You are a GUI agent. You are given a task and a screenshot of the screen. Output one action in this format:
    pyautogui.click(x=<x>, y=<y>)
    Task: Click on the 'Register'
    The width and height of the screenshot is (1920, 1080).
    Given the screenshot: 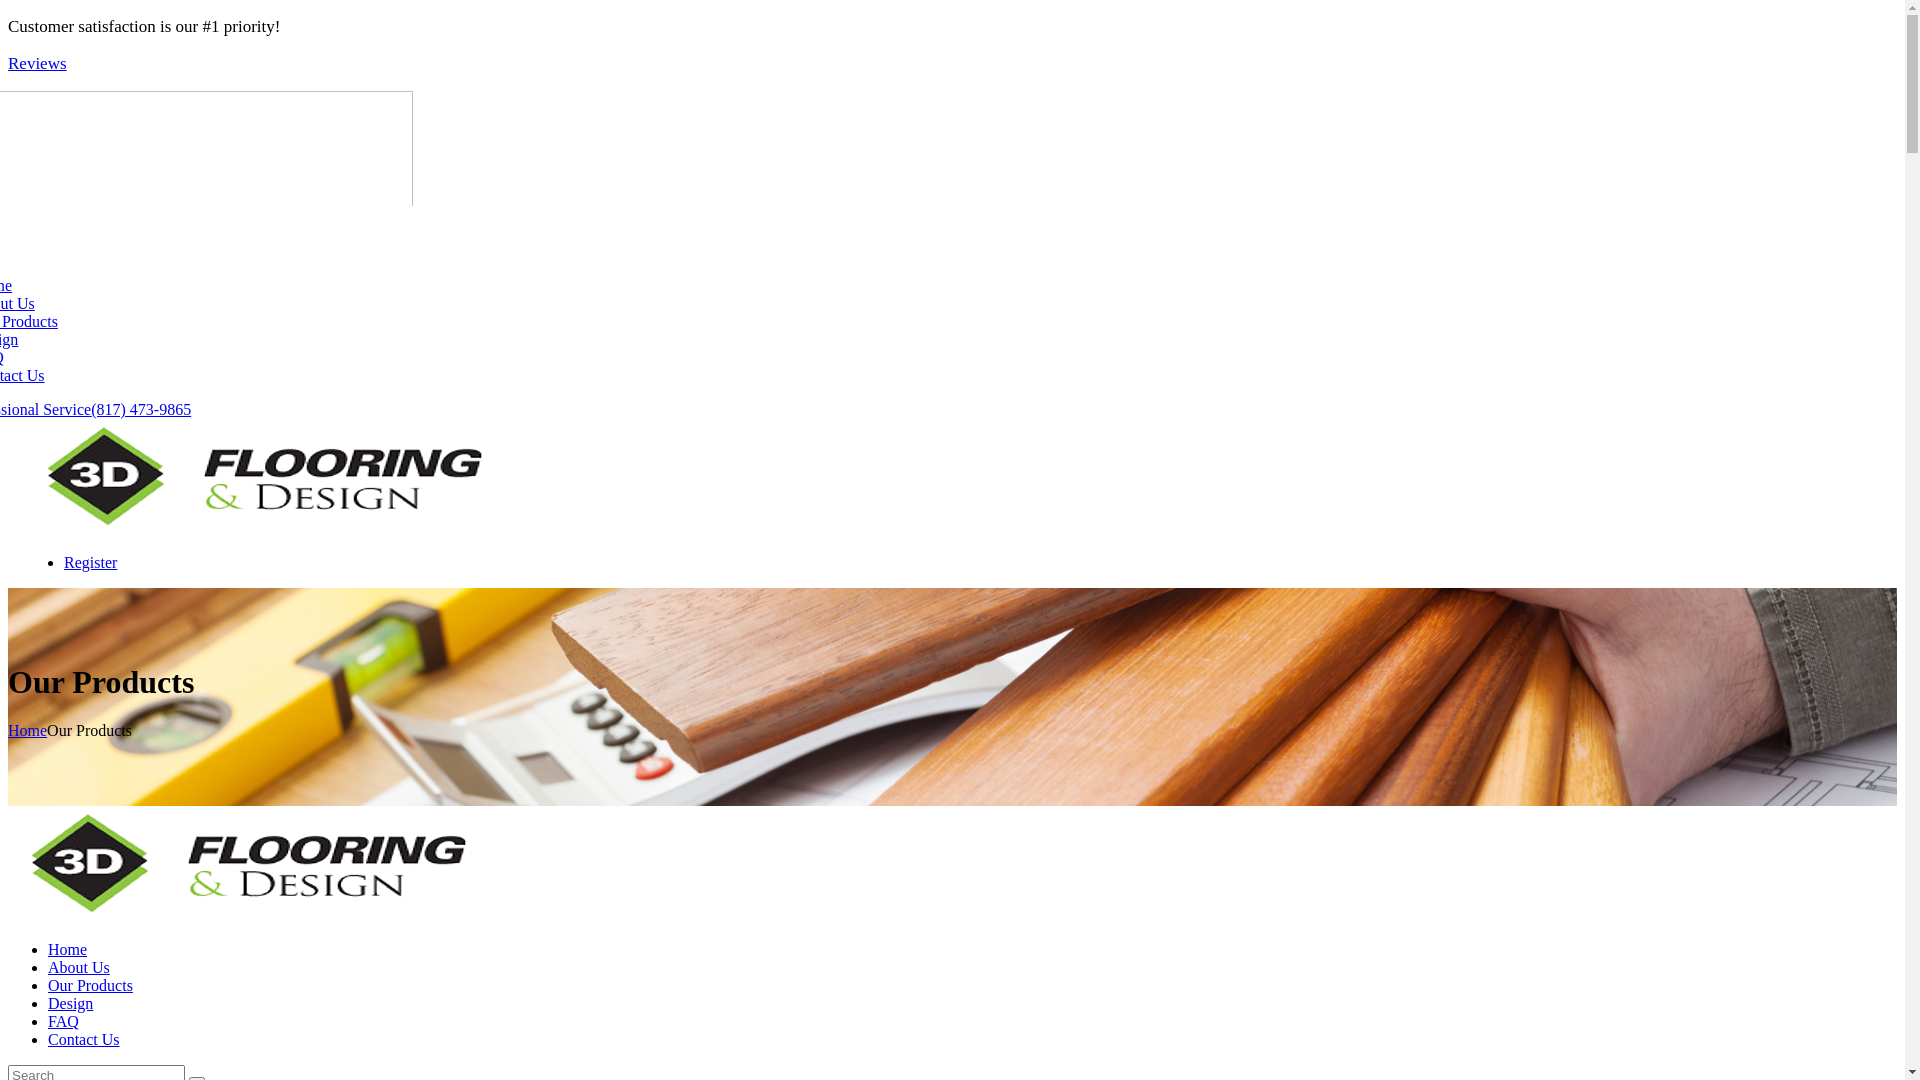 What is the action you would take?
    pyautogui.click(x=63, y=562)
    